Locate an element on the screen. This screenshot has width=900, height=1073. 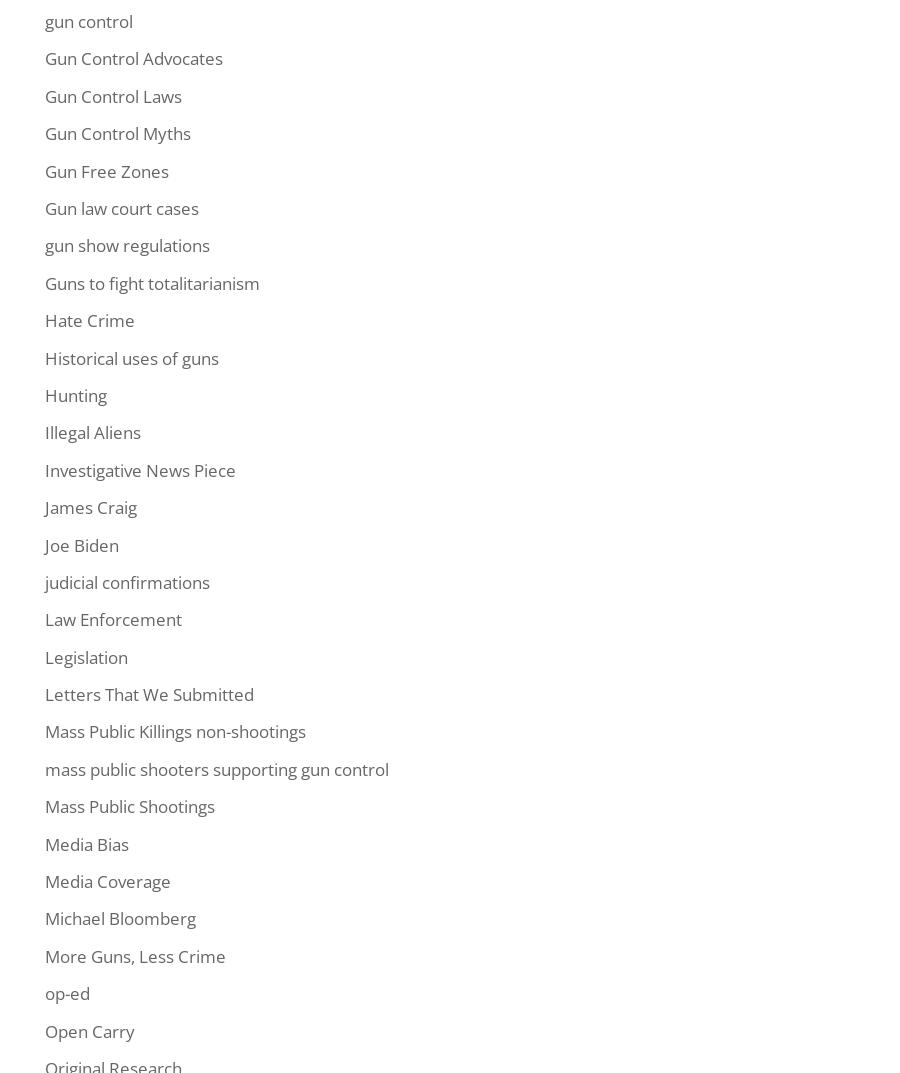
'gun show regulations' is located at coordinates (127, 244).